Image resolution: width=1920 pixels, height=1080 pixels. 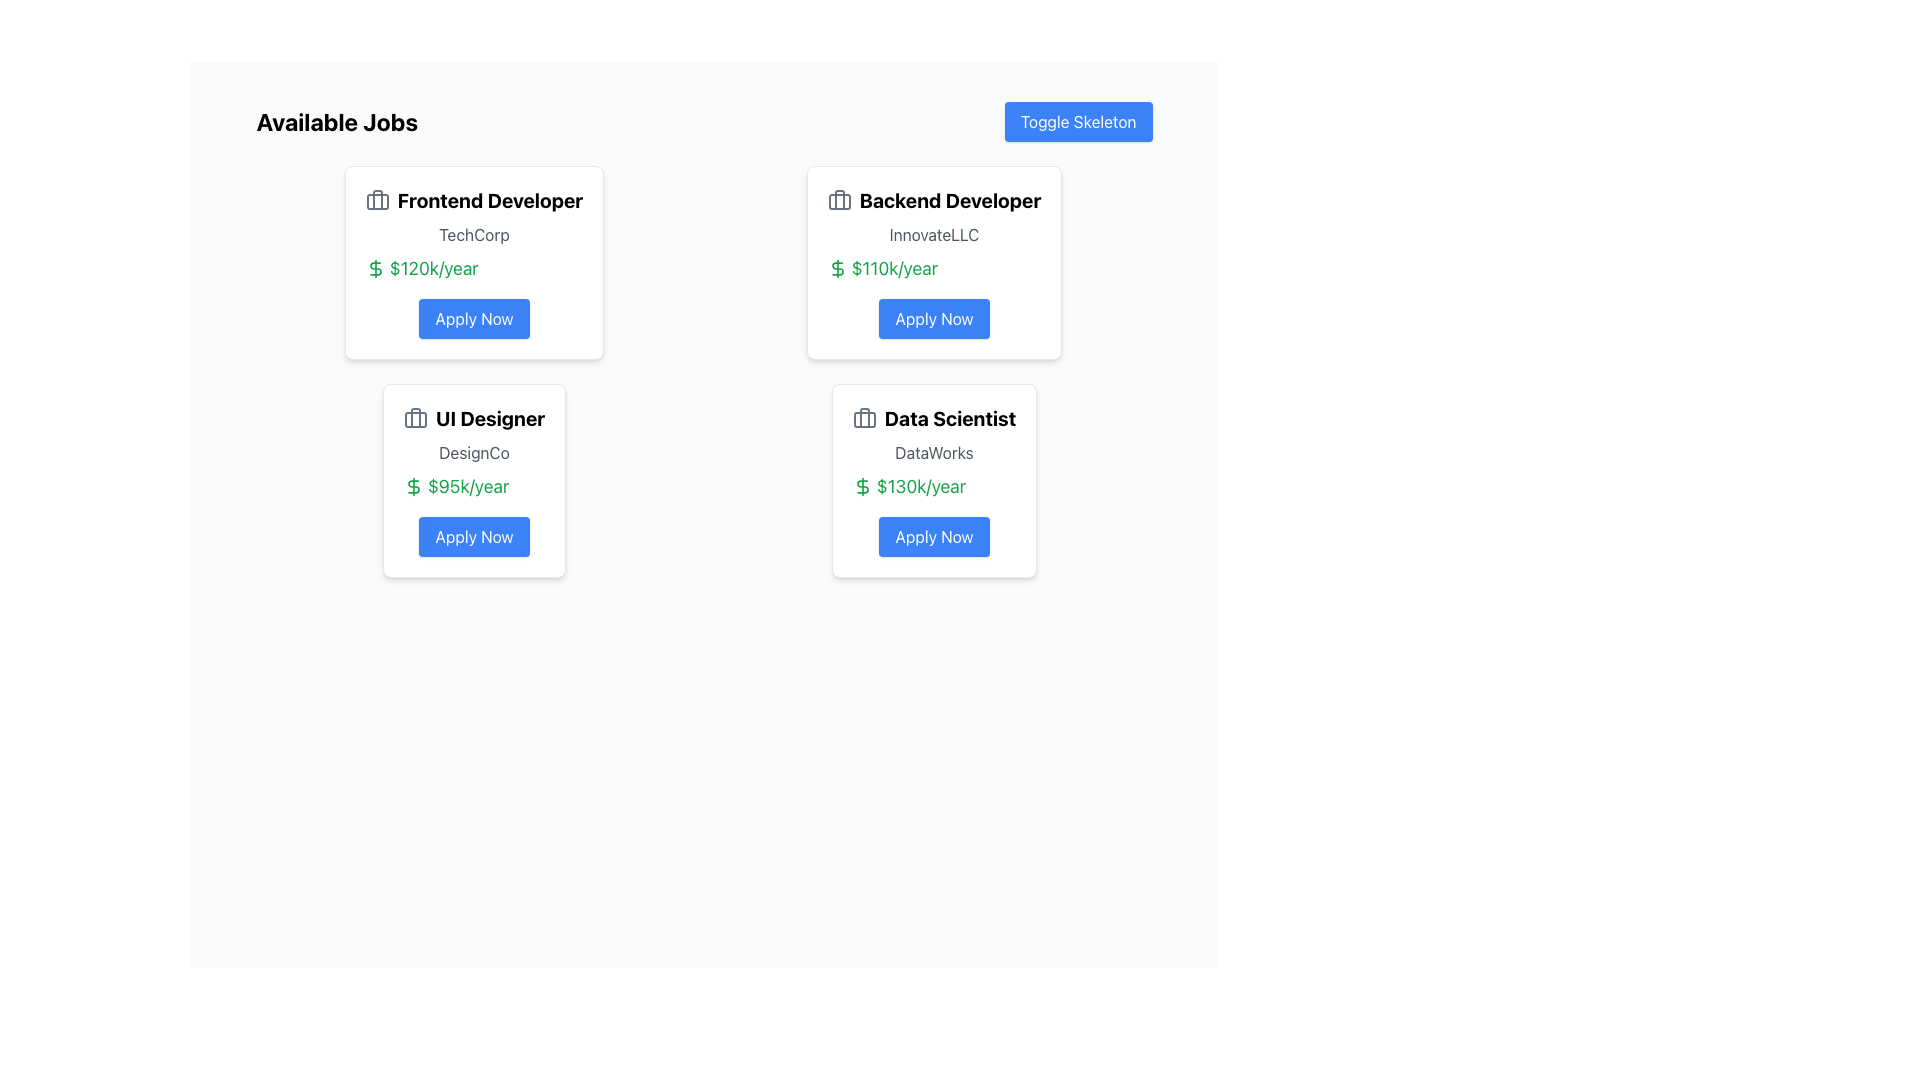 What do you see at coordinates (473, 318) in the screenshot?
I see `the blue button labeled 'Apply Now' located at the bottom of the job listing card for the Frontend Developer position at TechCorp to proceed with the application process` at bounding box center [473, 318].